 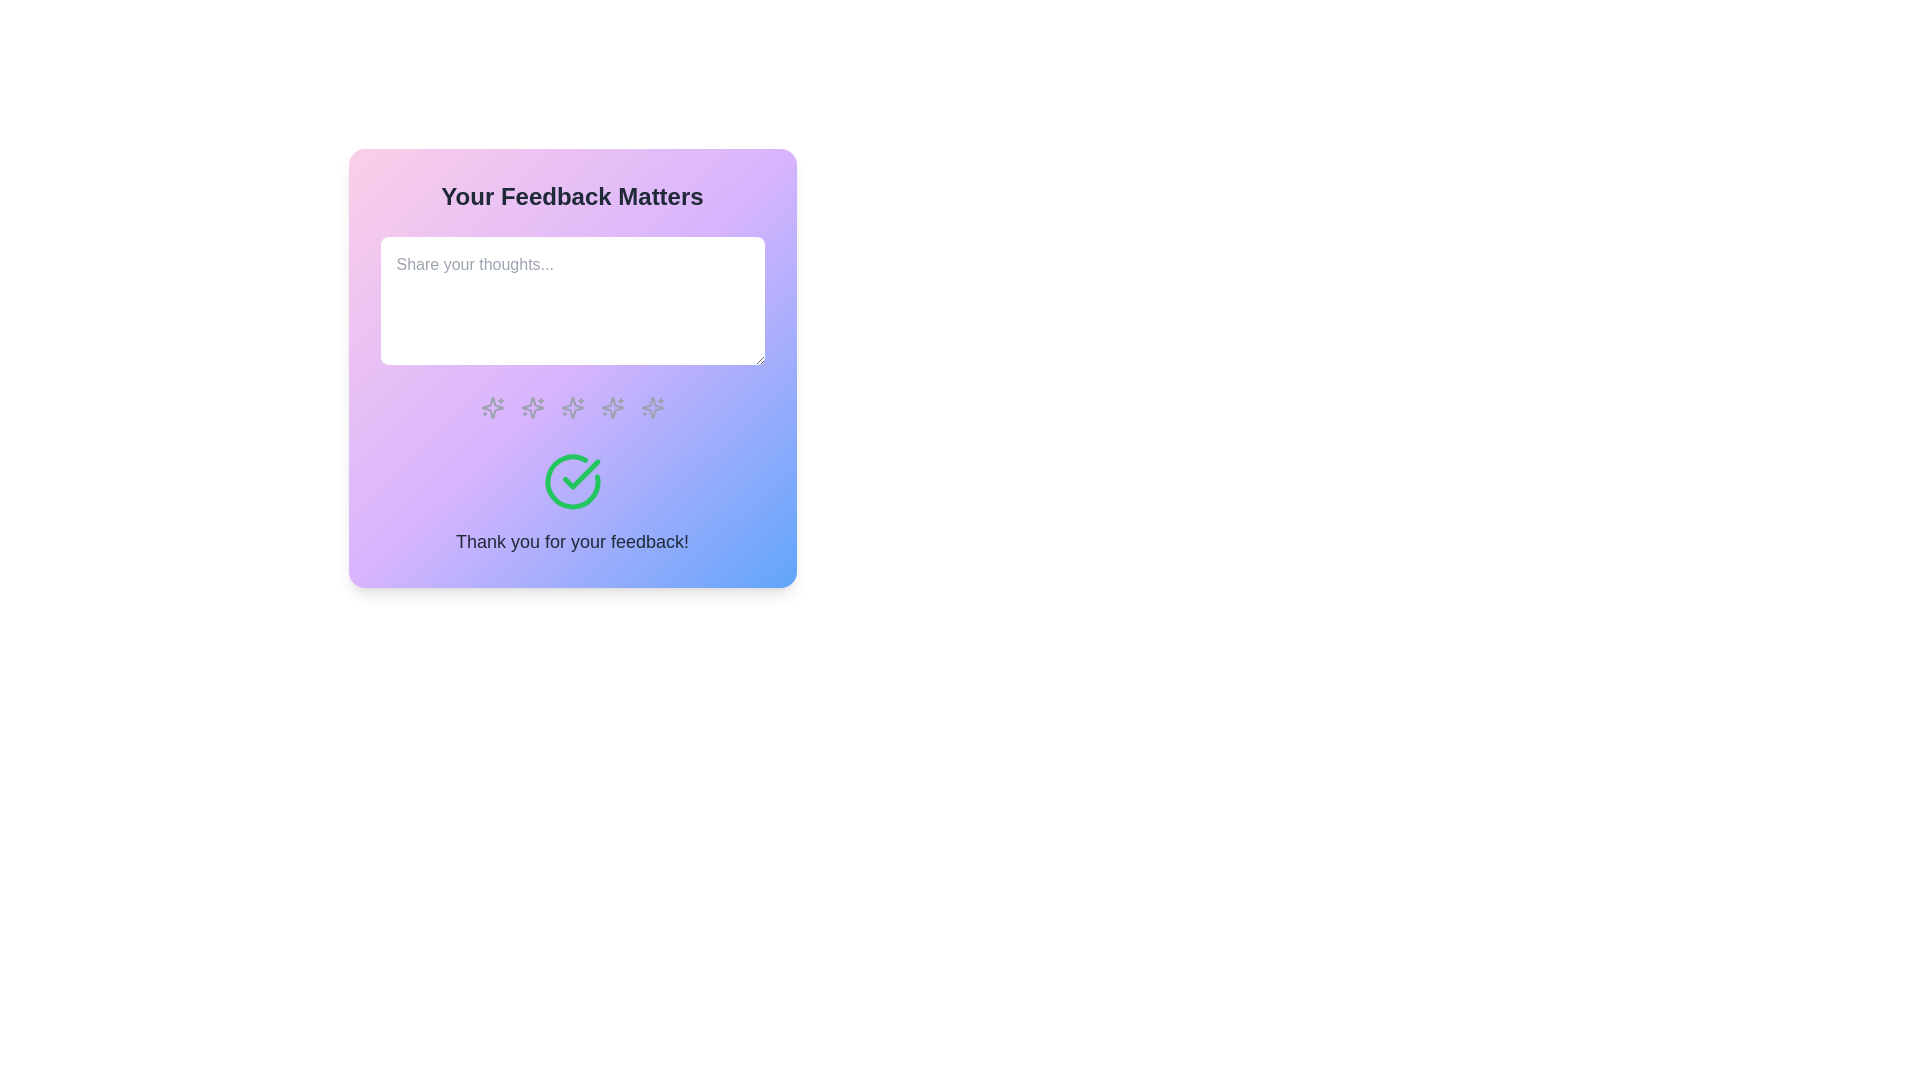 I want to click on the second interactive rating icon in the horizontal row of star icons, so click(x=532, y=407).